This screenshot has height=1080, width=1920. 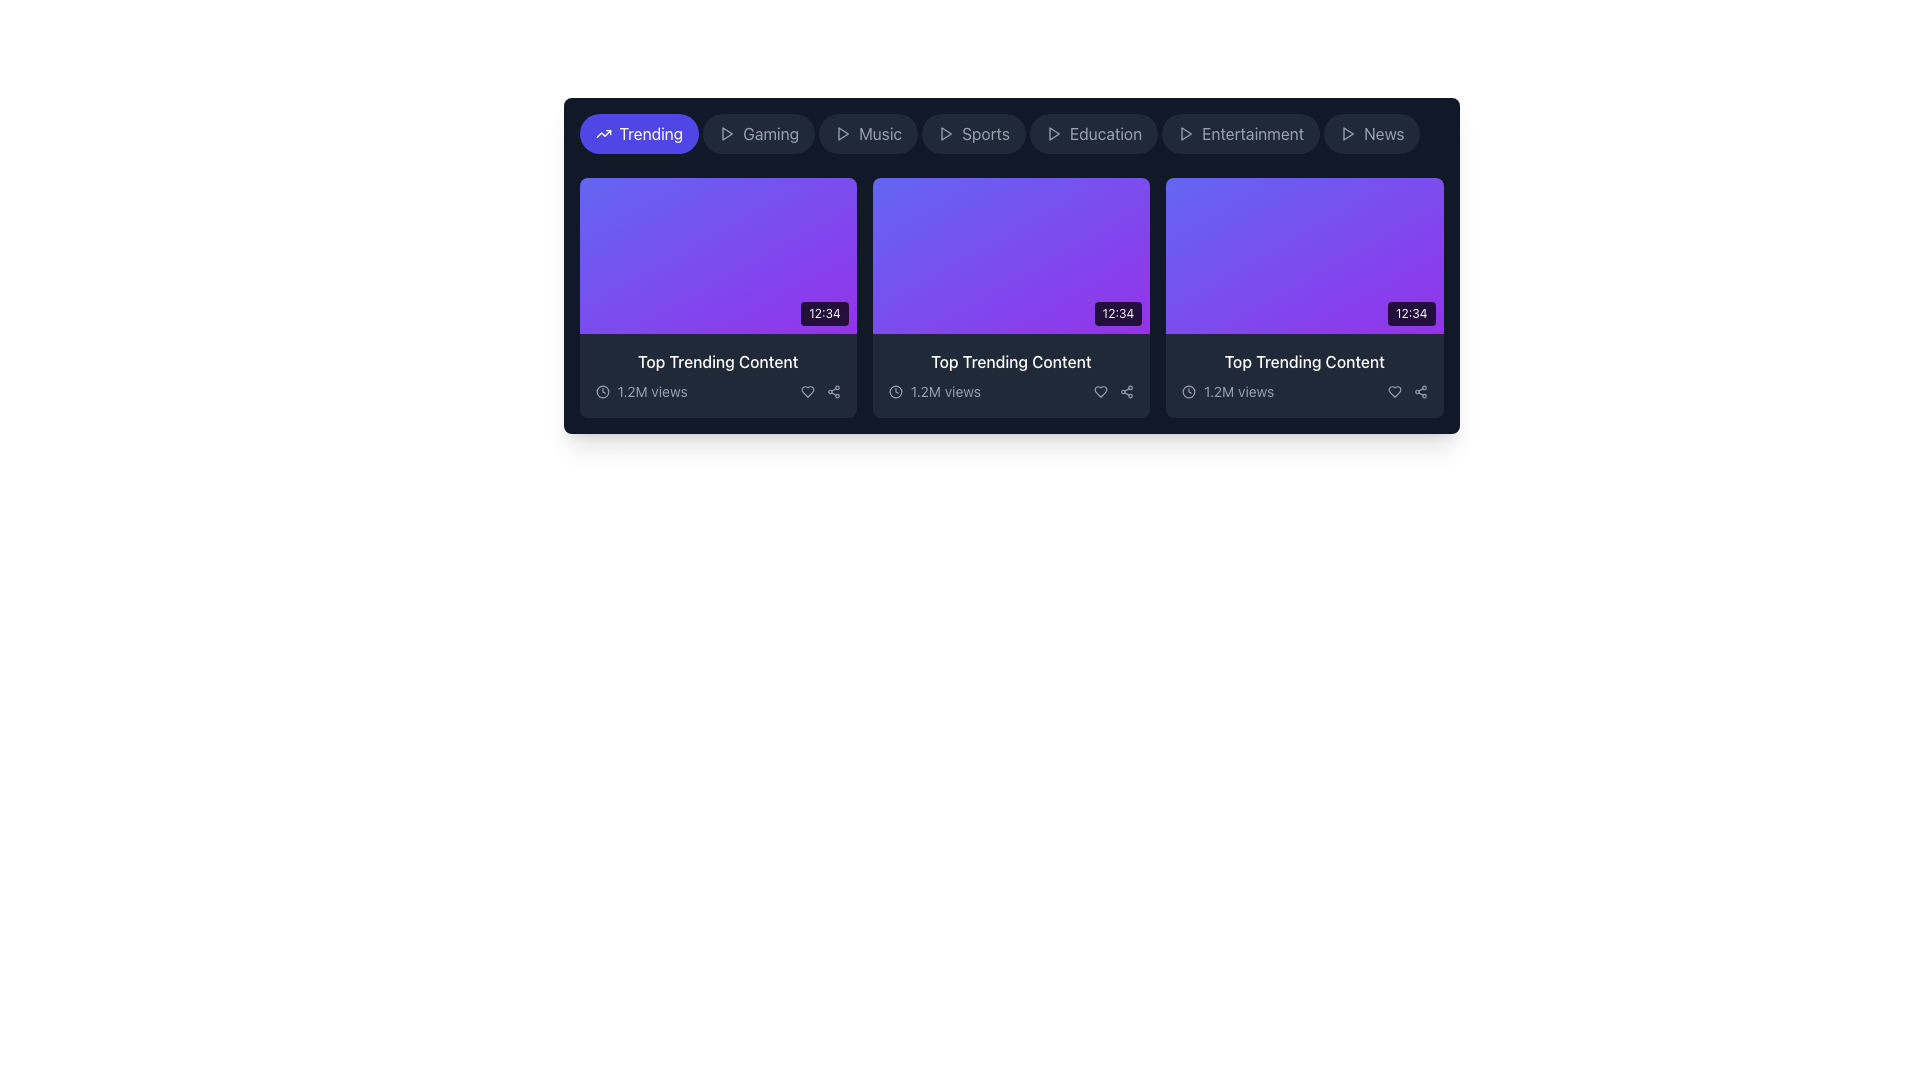 I want to click on the 'News' navigation button located at the top-right corner of the interface, so click(x=1371, y=134).